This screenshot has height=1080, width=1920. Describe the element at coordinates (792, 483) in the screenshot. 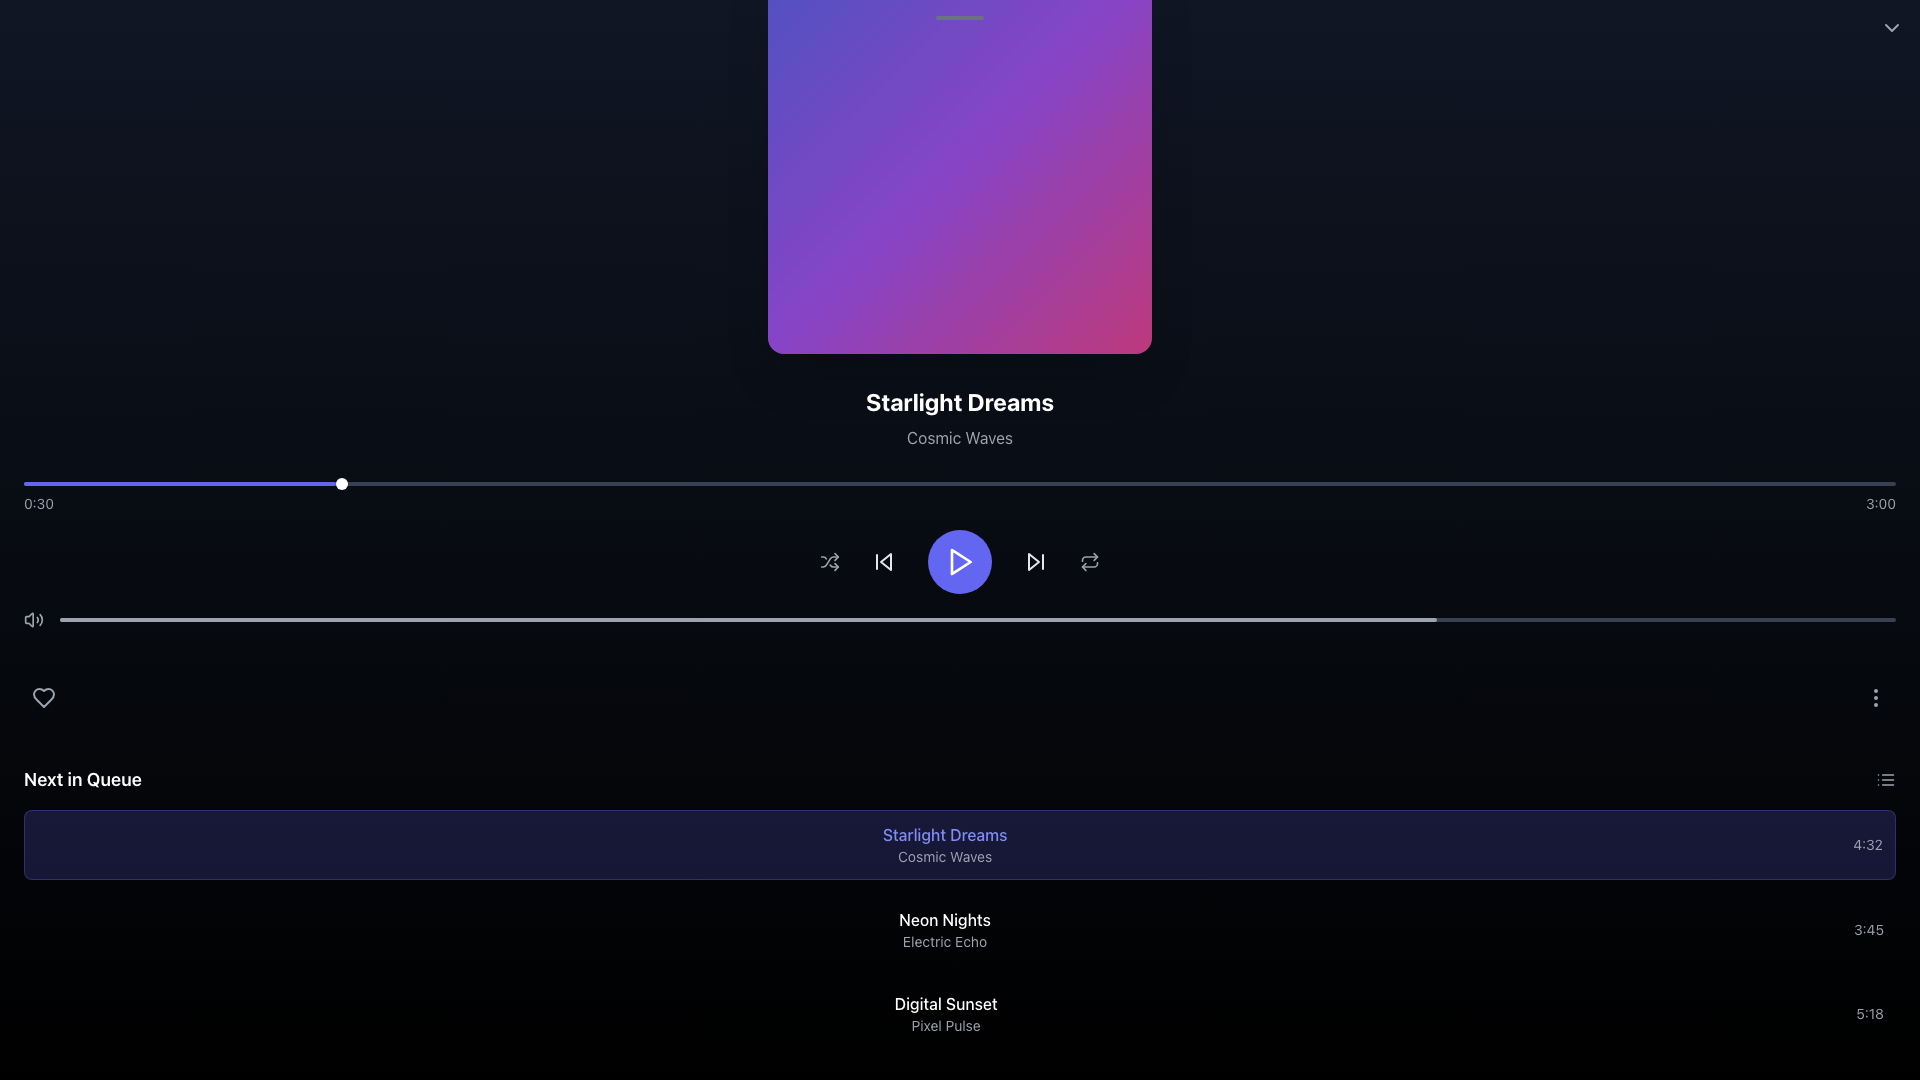

I see `playback position` at that location.